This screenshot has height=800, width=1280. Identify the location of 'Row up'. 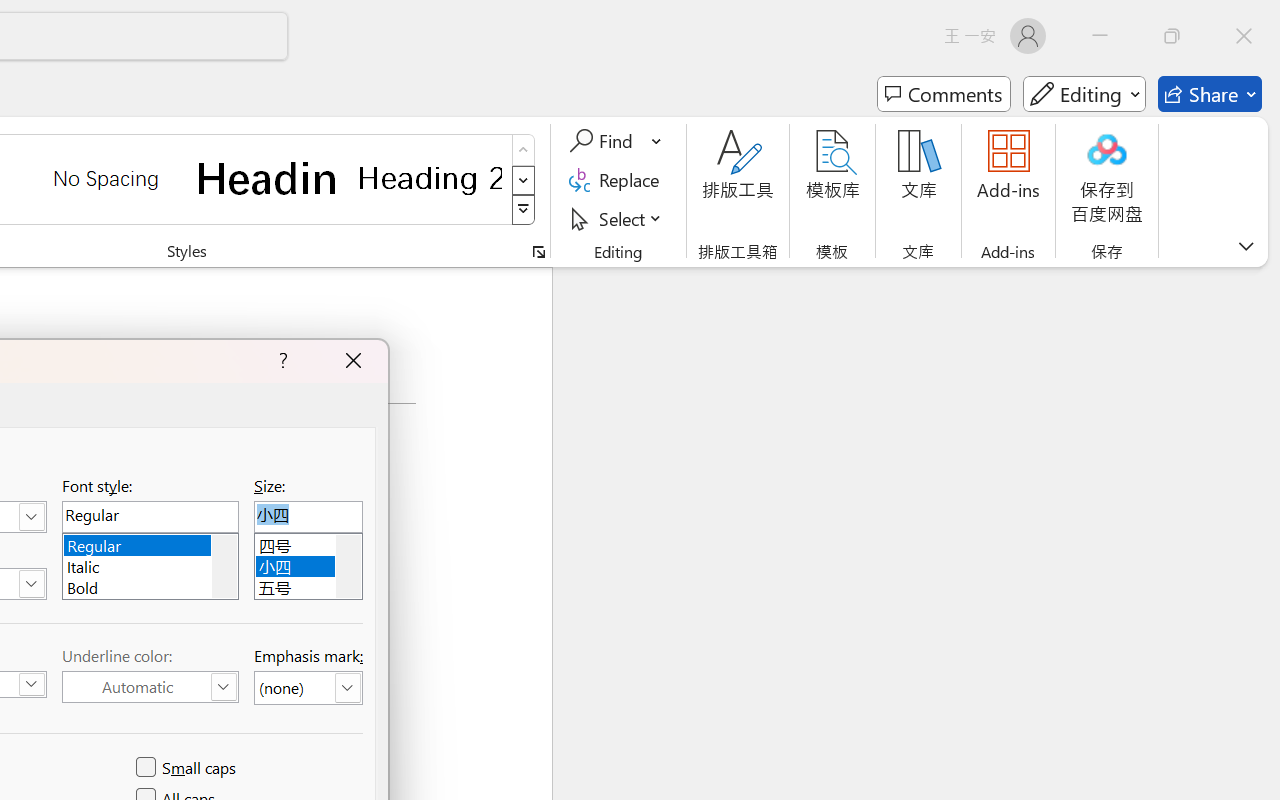
(523, 150).